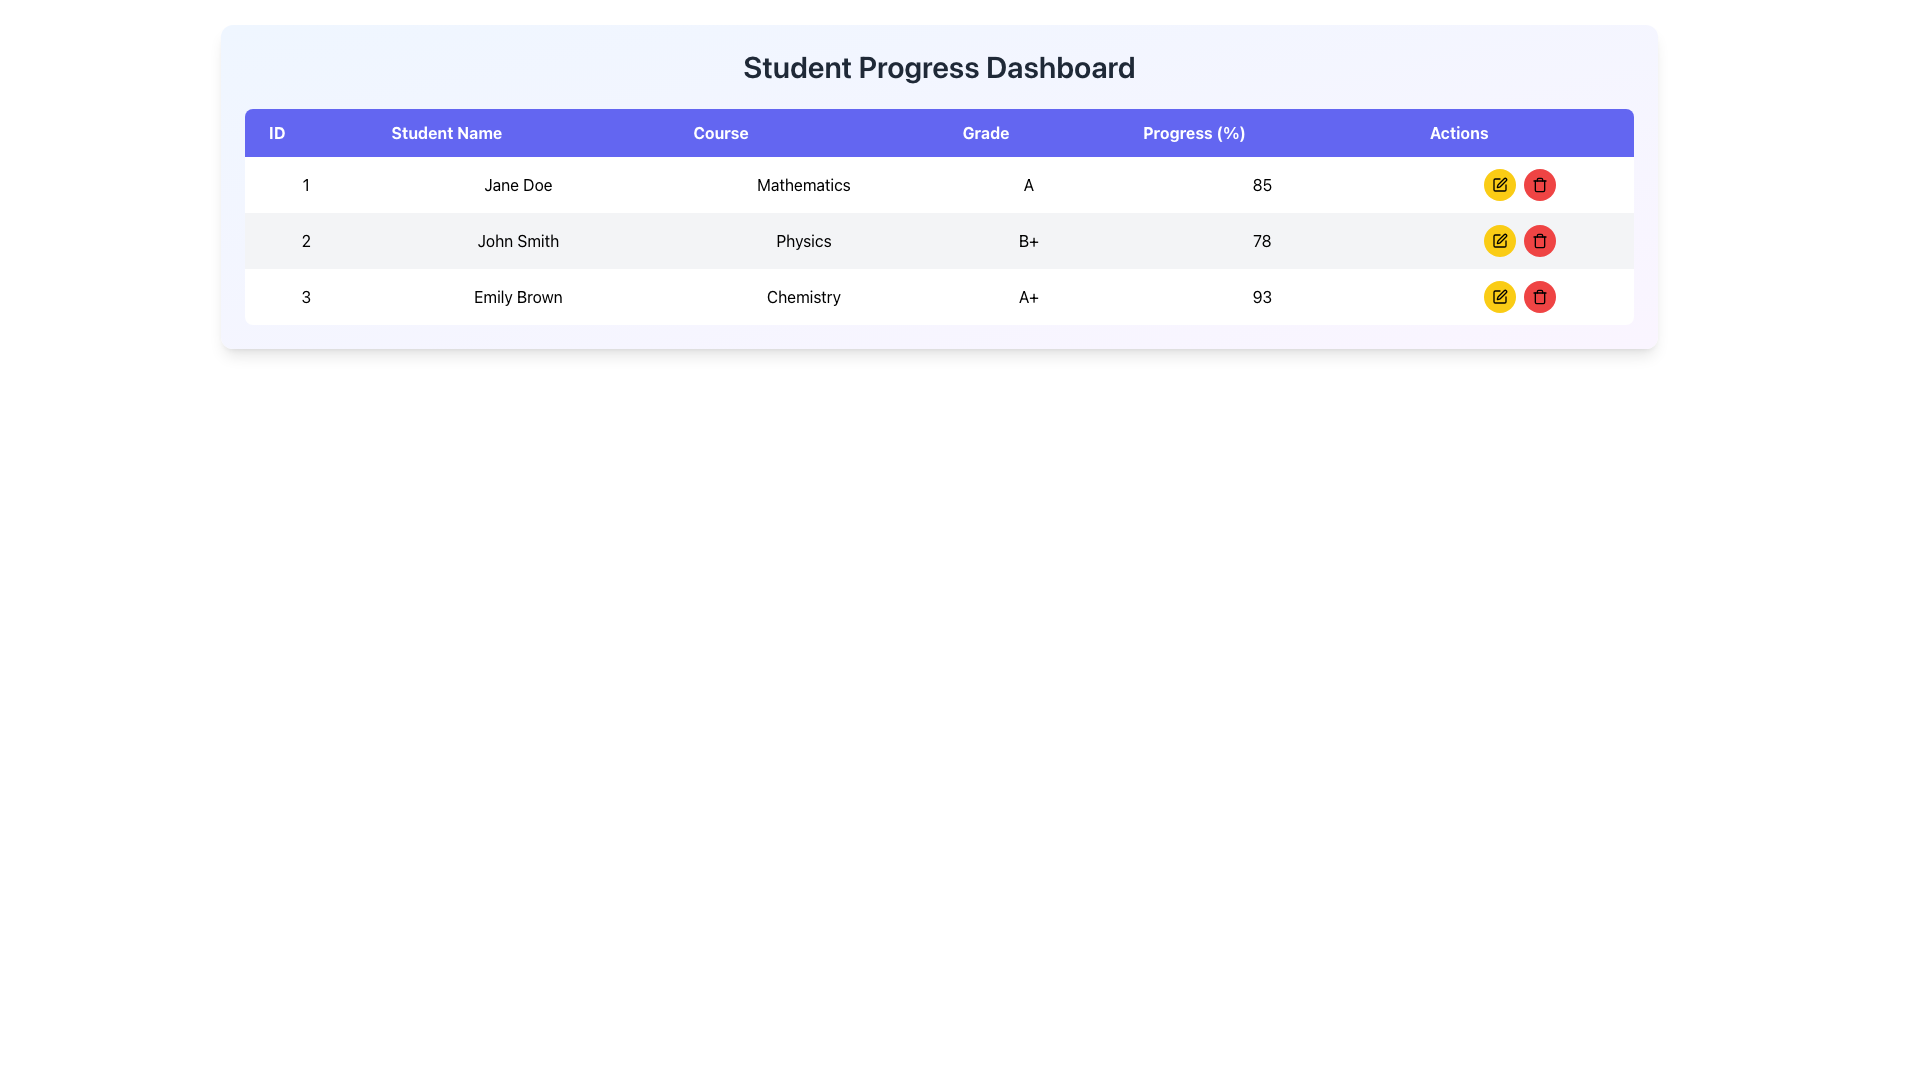 The image size is (1920, 1080). Describe the element at coordinates (1538, 186) in the screenshot. I see `the trash bin icon with a red circular background in the Actions column of the table for John Smith` at that location.